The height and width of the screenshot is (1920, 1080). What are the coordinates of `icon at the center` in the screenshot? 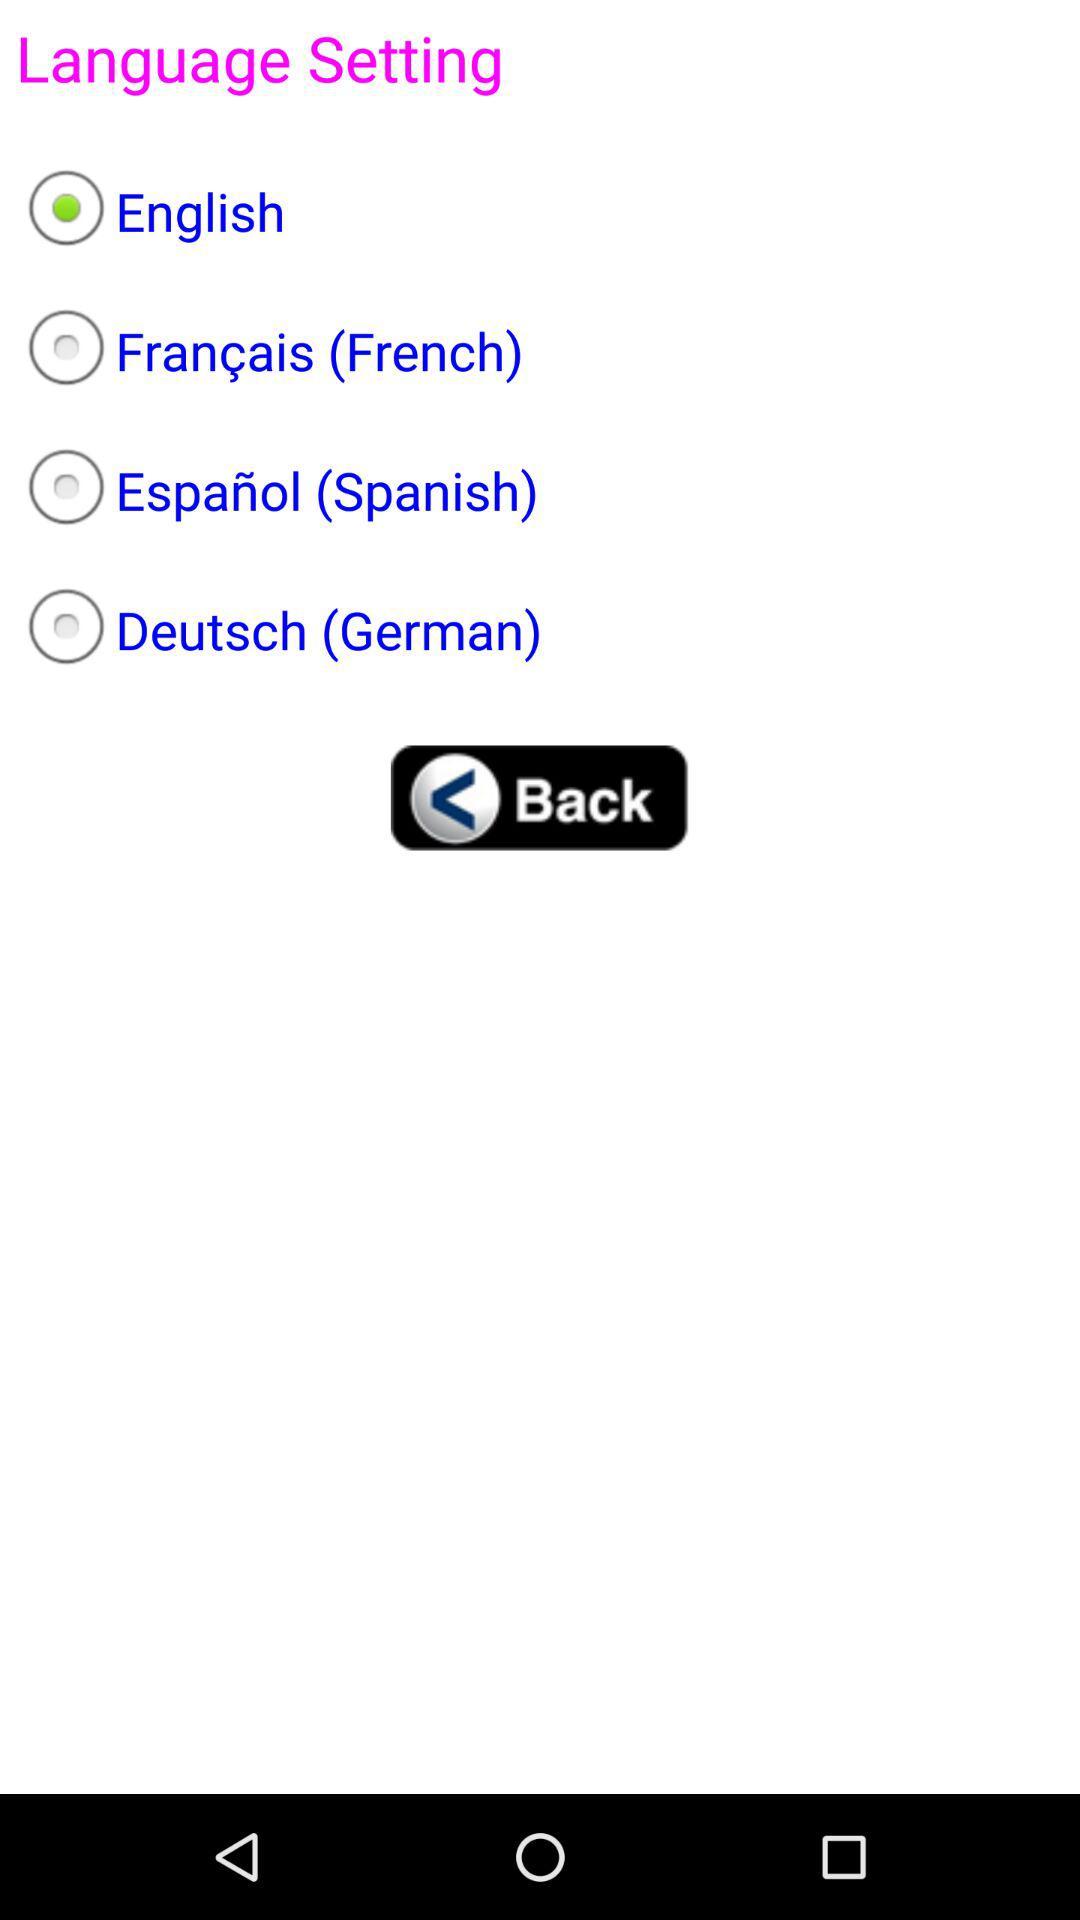 It's located at (540, 796).